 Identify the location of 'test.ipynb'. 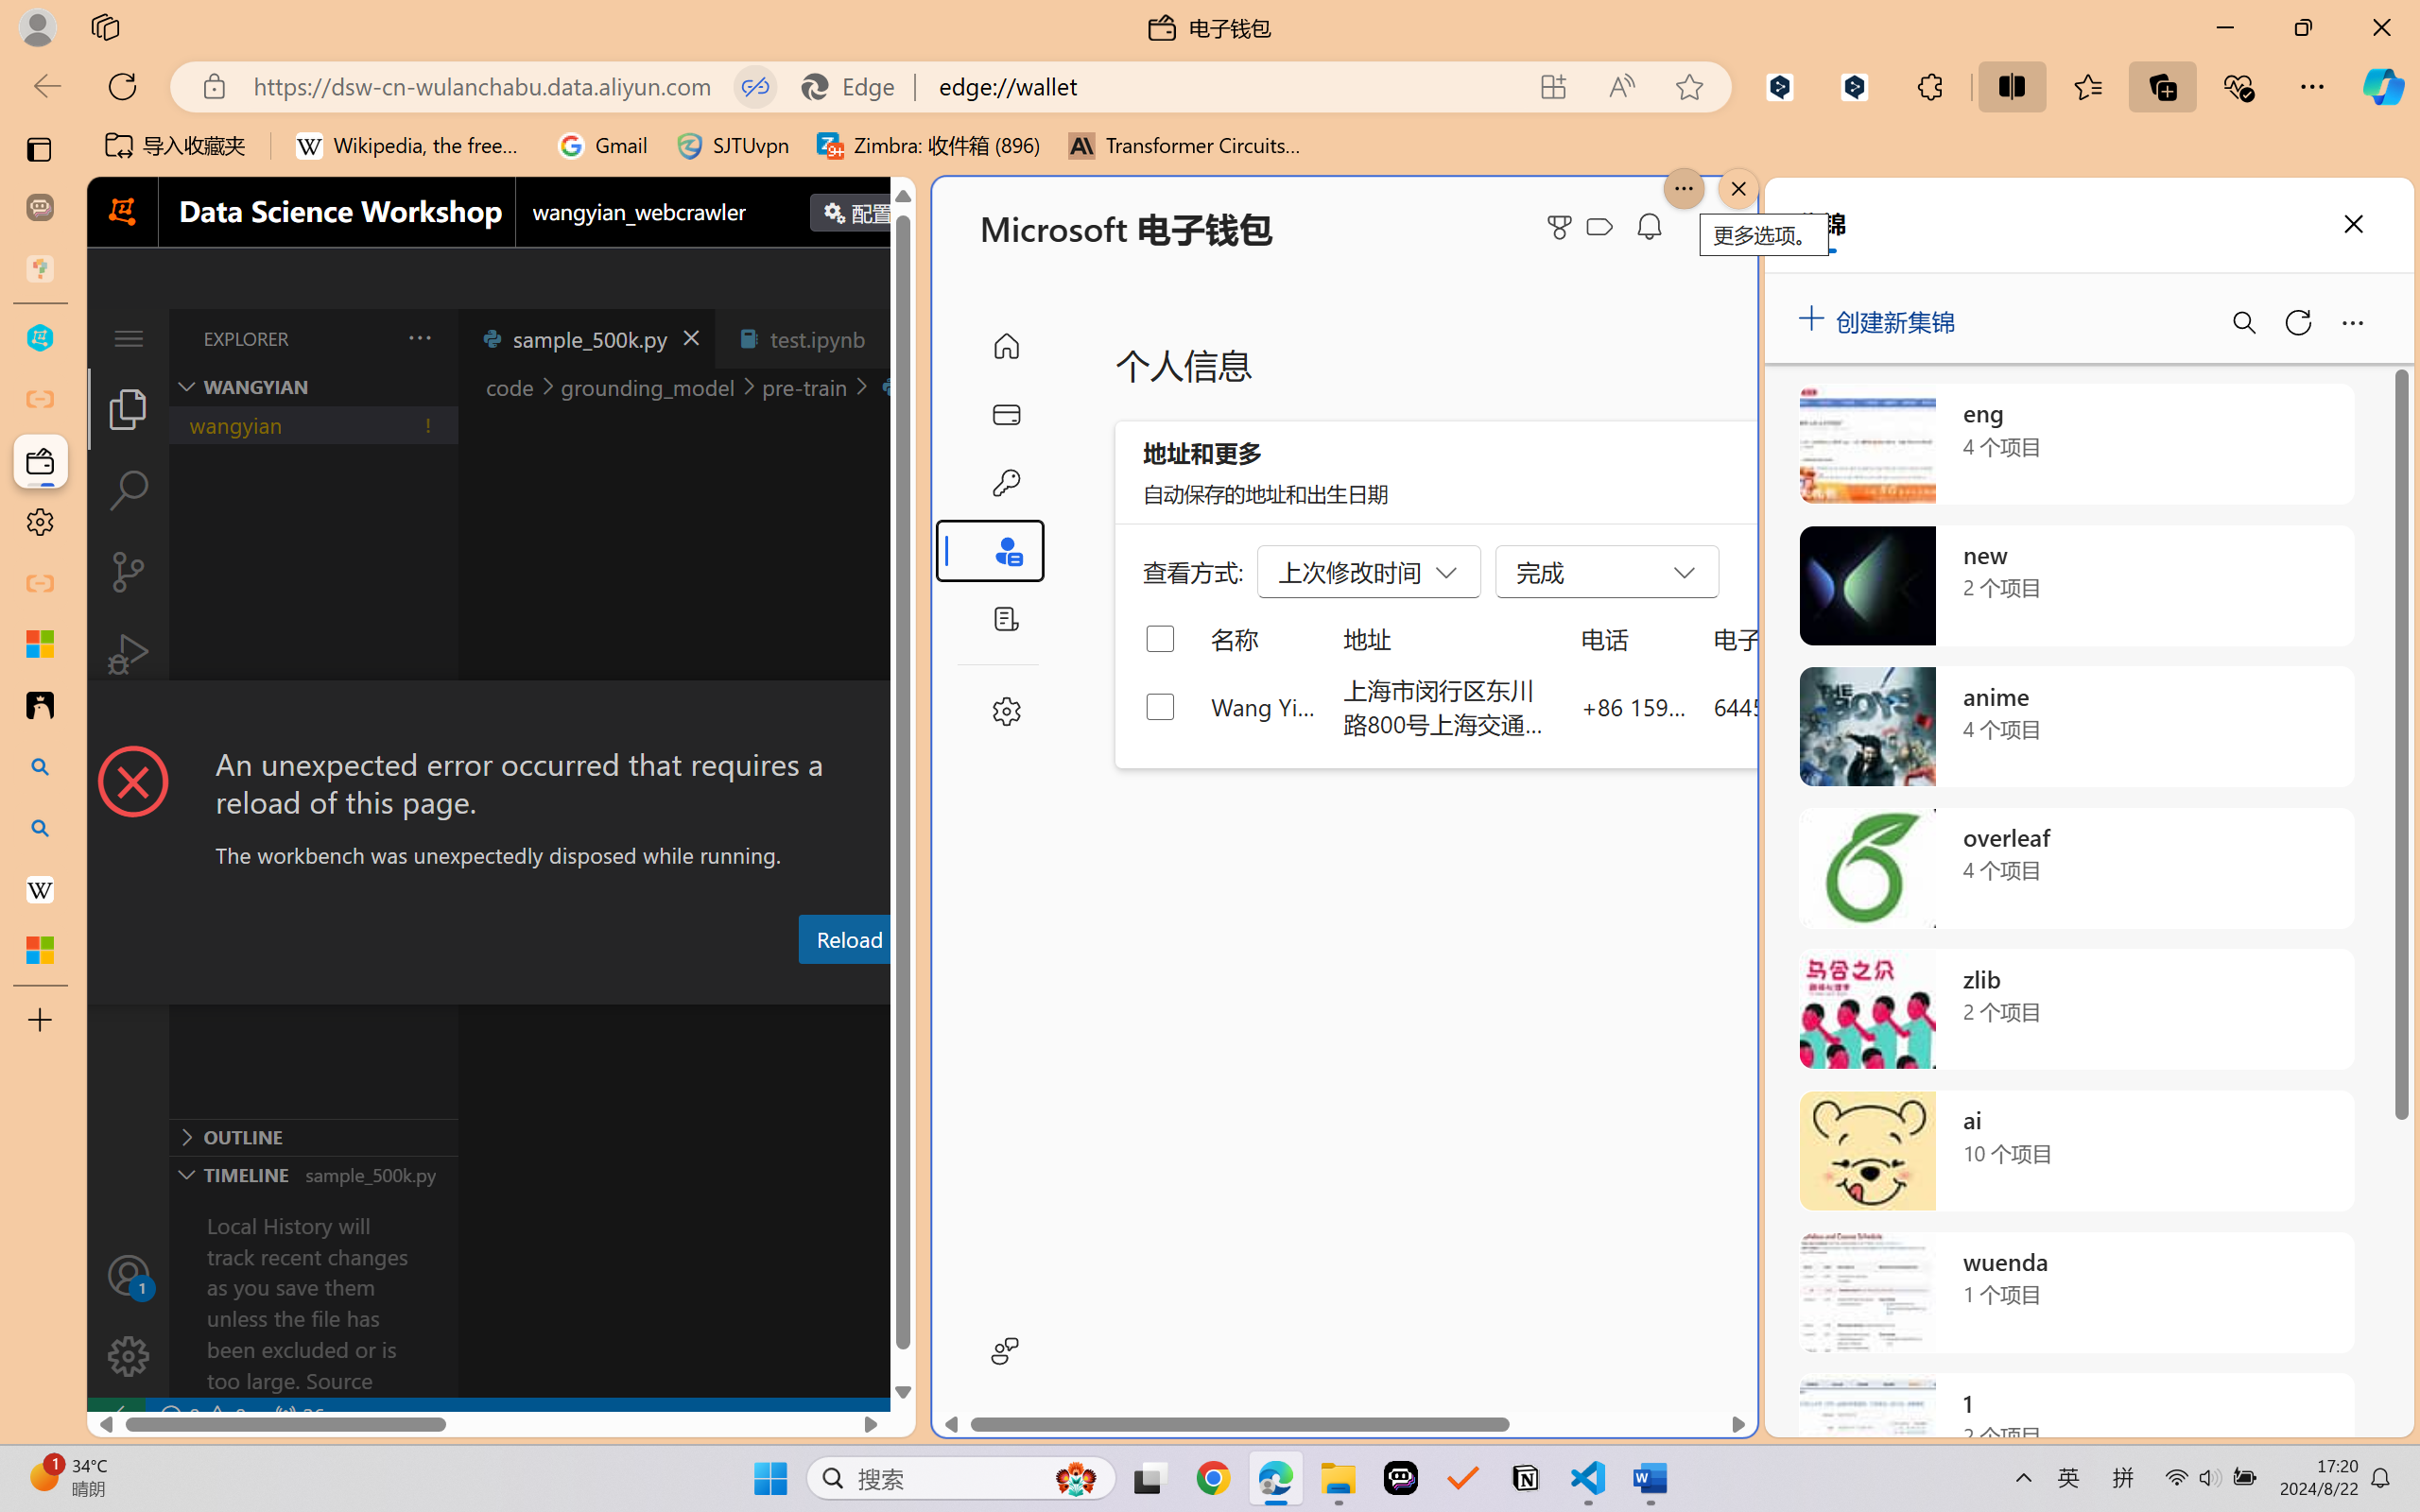
(817, 337).